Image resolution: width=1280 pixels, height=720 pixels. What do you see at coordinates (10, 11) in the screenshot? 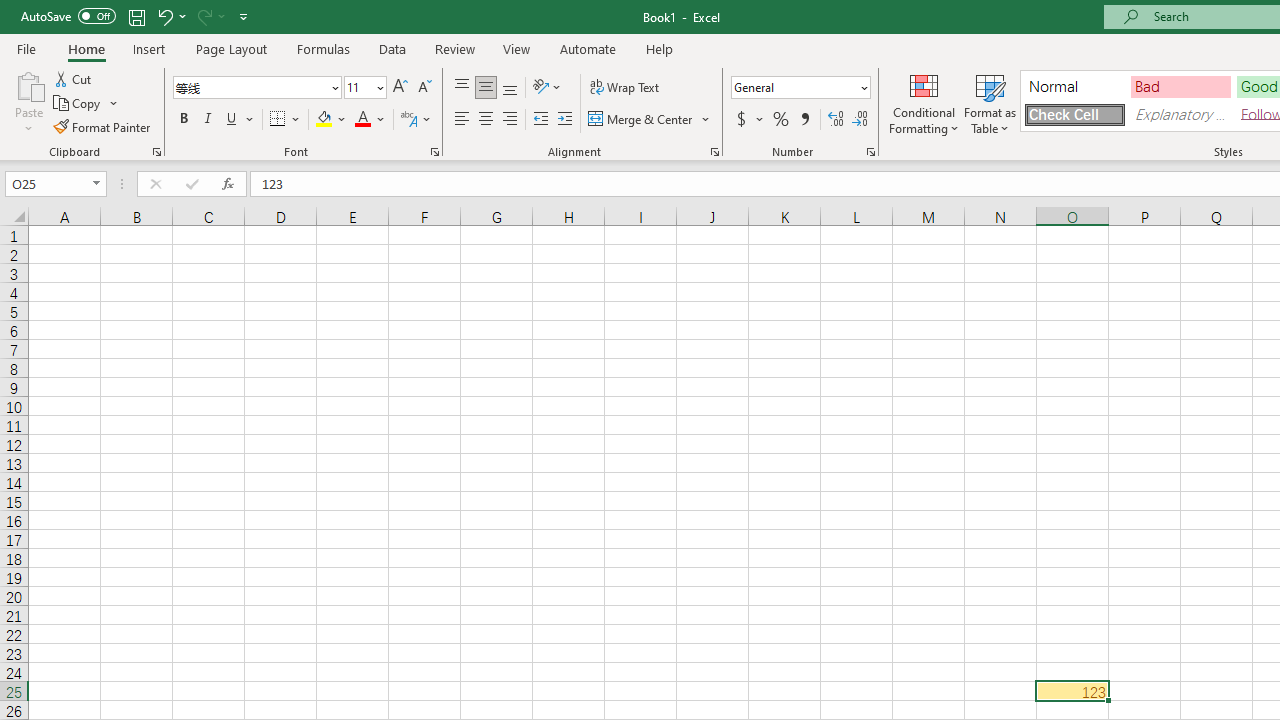
I see `'System'` at bounding box center [10, 11].